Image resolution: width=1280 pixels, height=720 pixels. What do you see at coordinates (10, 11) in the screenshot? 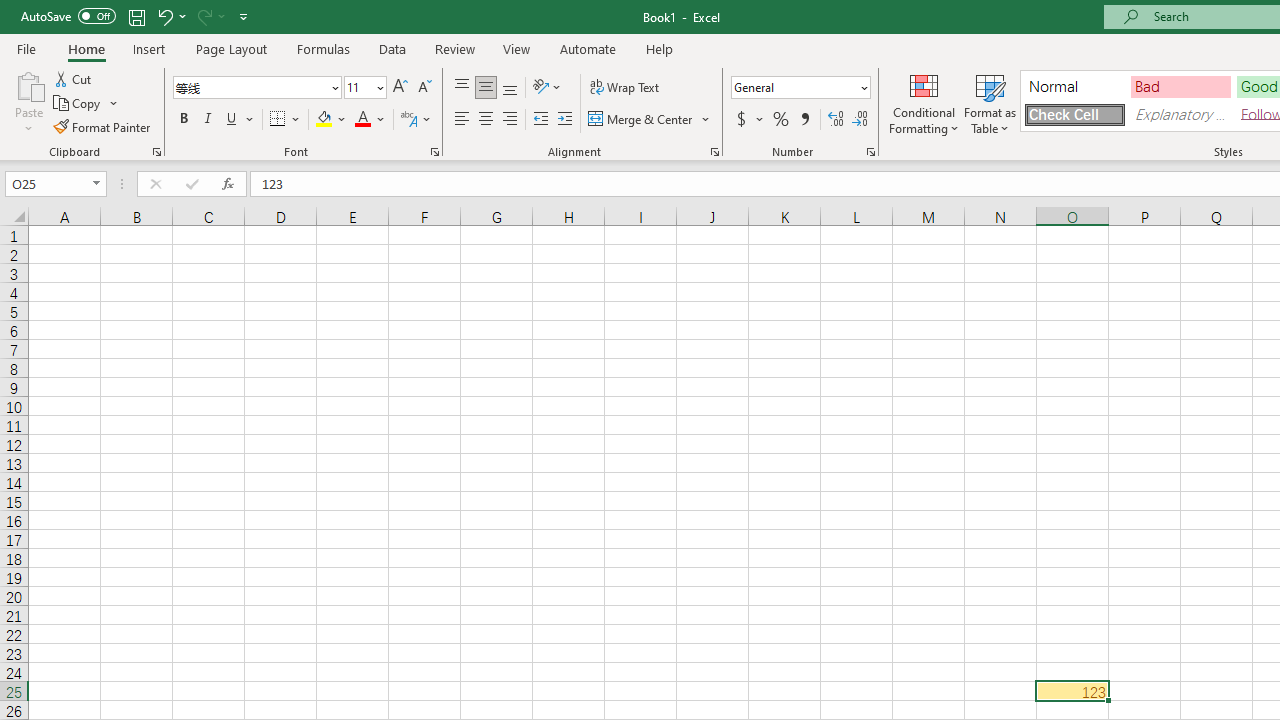
I see `'System'` at bounding box center [10, 11].